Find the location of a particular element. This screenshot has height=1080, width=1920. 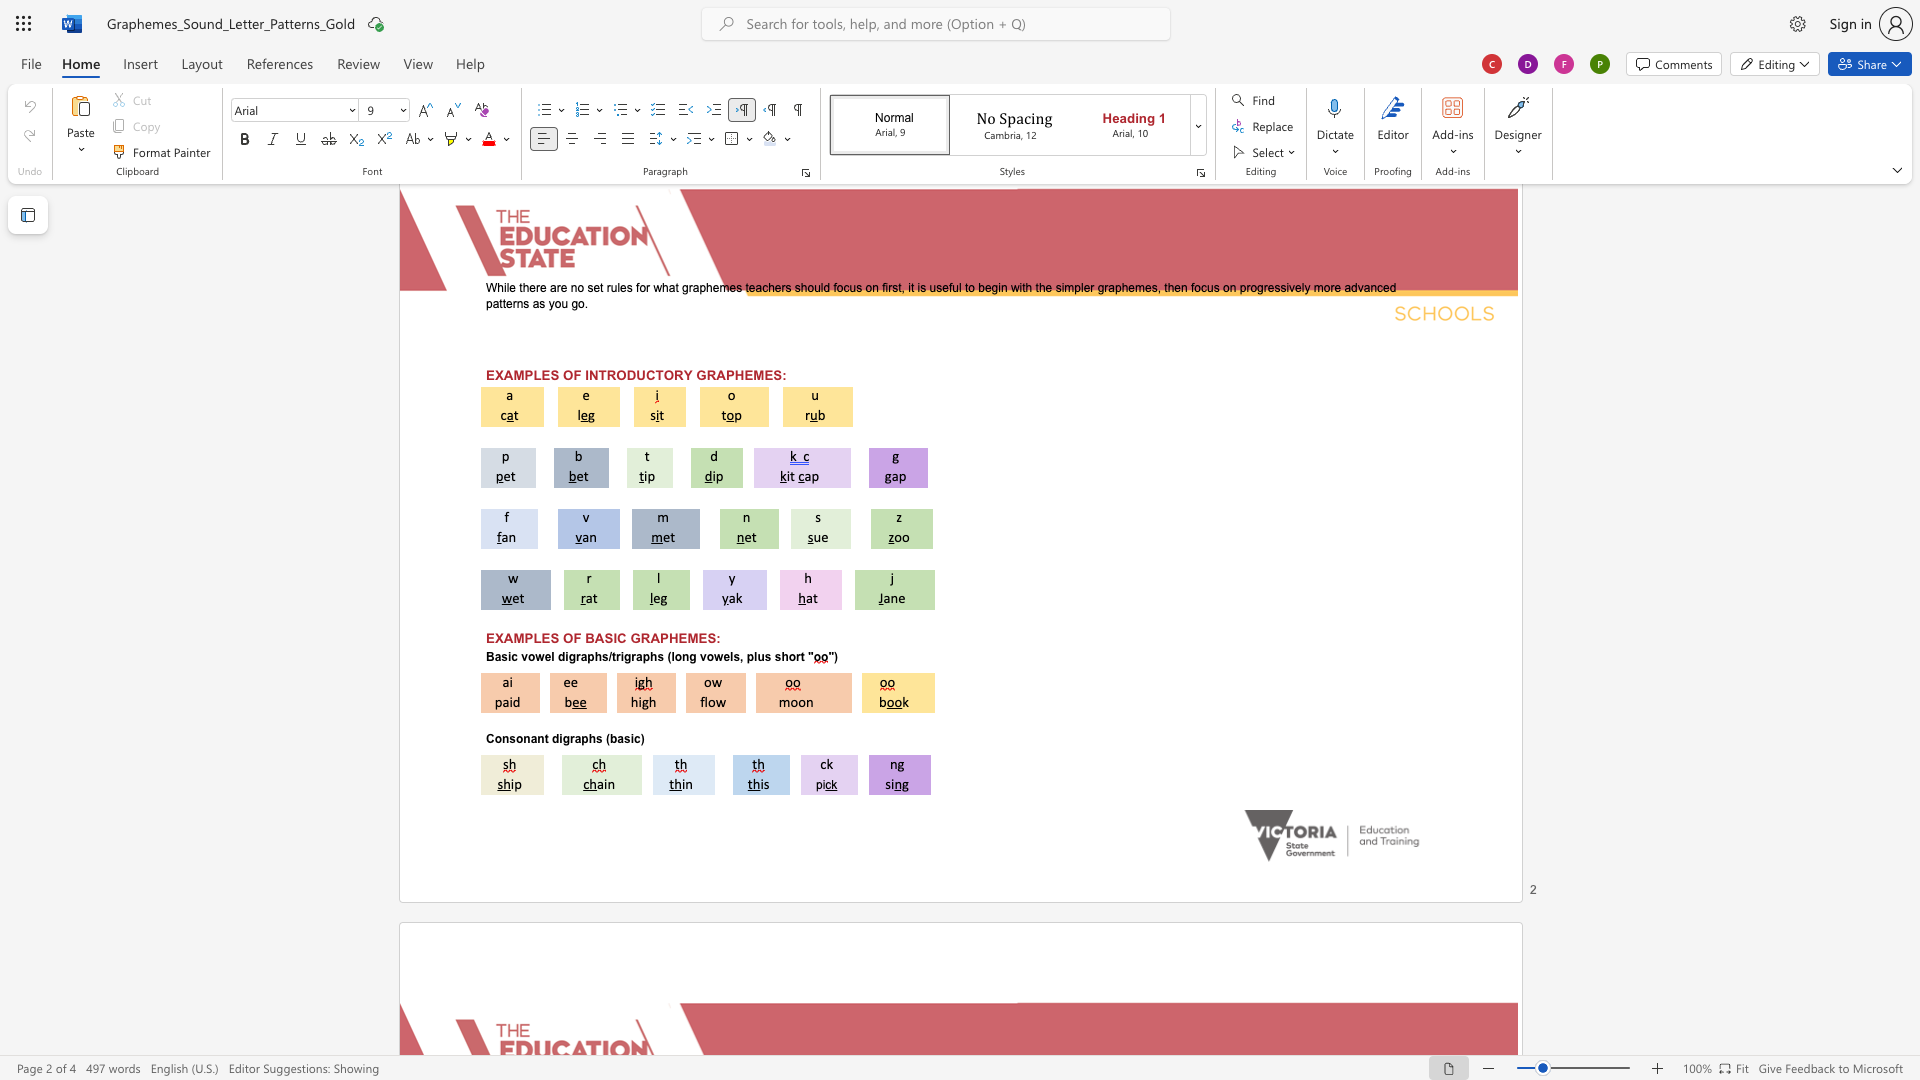

the 2th character "a" in the text is located at coordinates (583, 657).